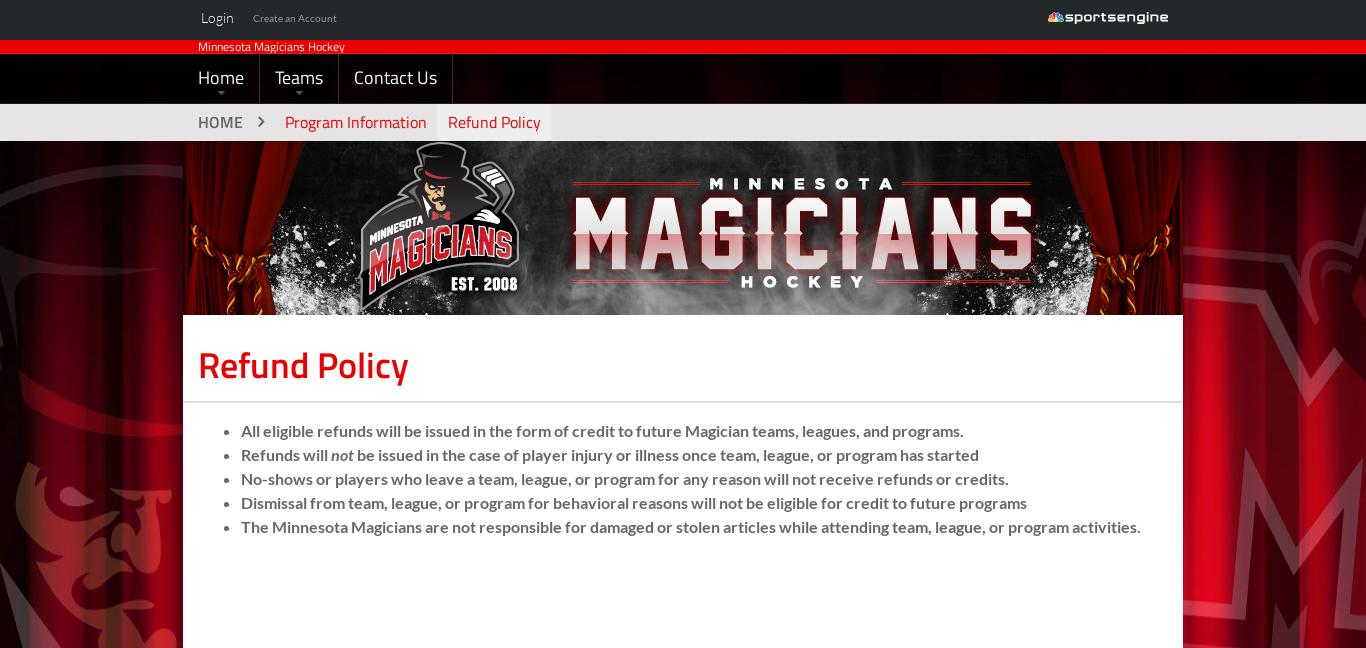 This screenshot has height=648, width=1366. Describe the element at coordinates (354, 157) in the screenshot. I see `'Program Information'` at that location.